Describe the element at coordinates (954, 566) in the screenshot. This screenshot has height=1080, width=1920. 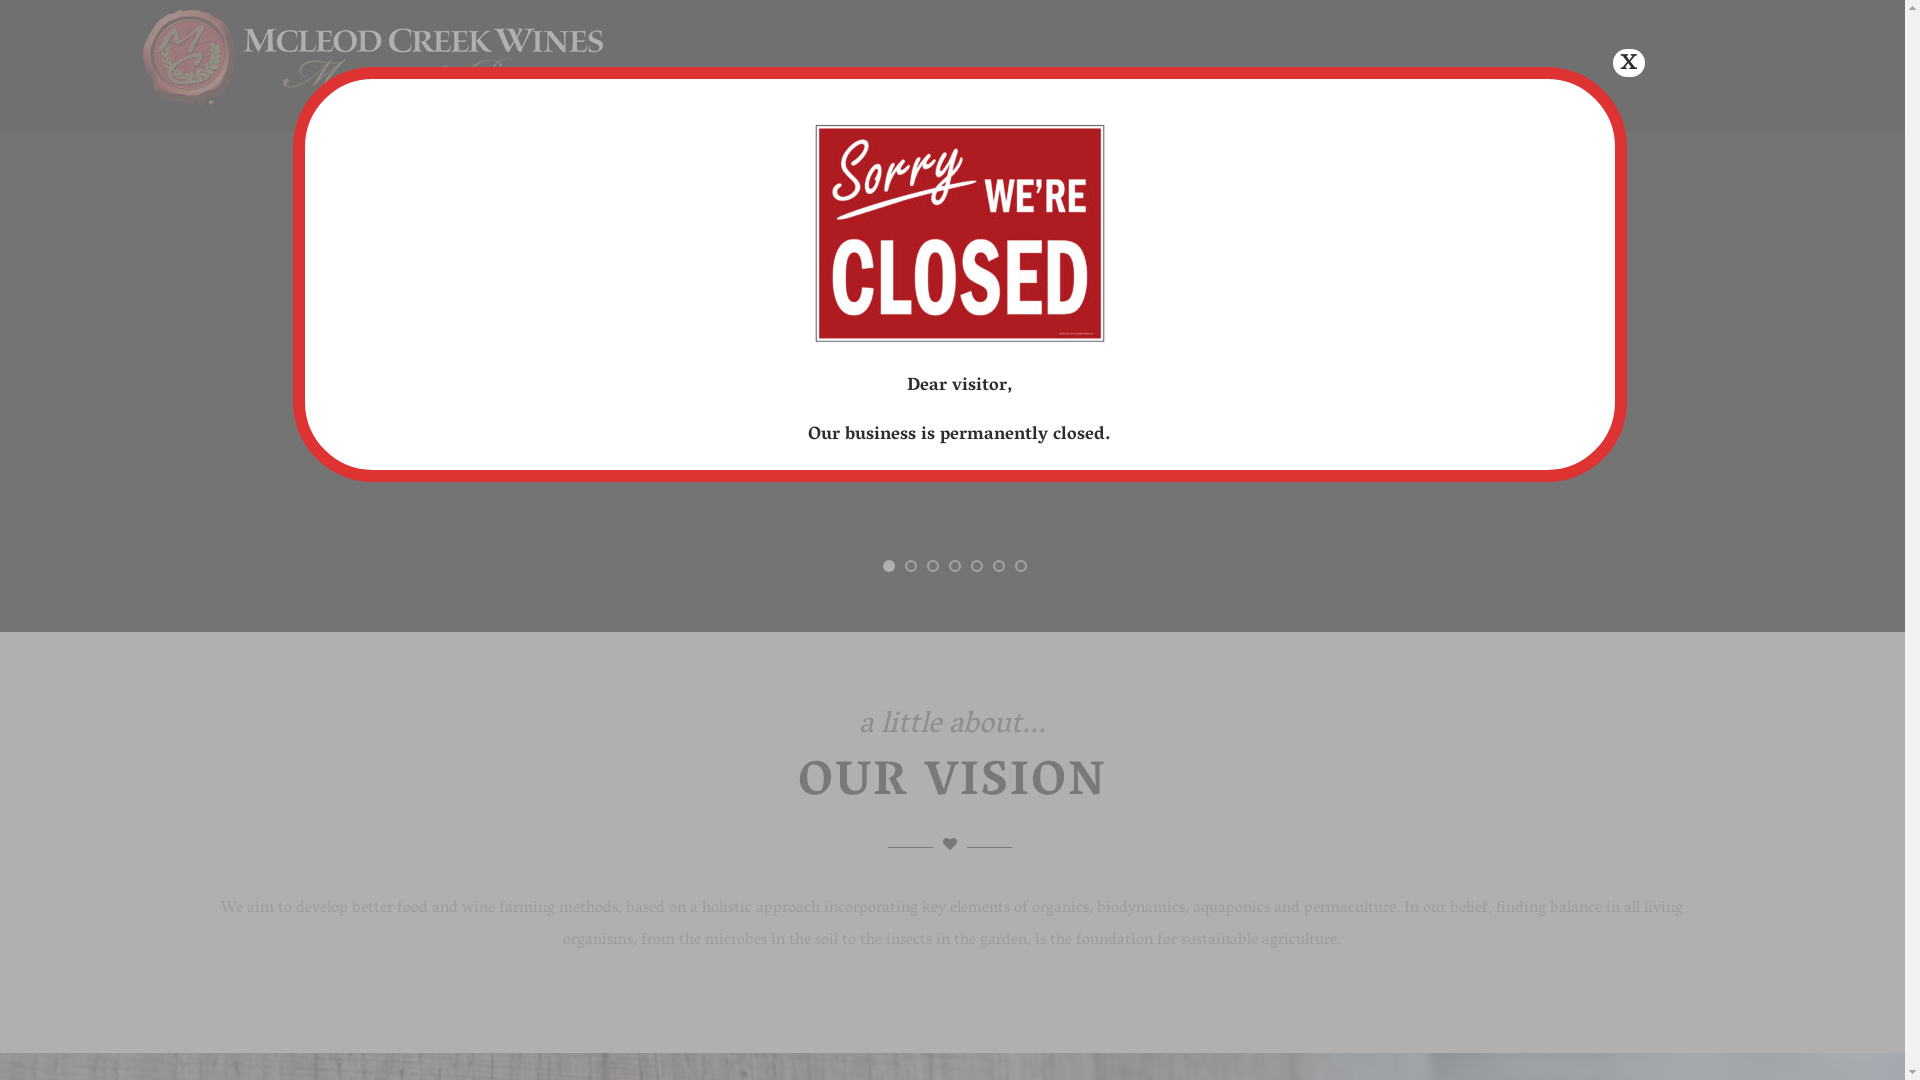
I see `'4'` at that location.